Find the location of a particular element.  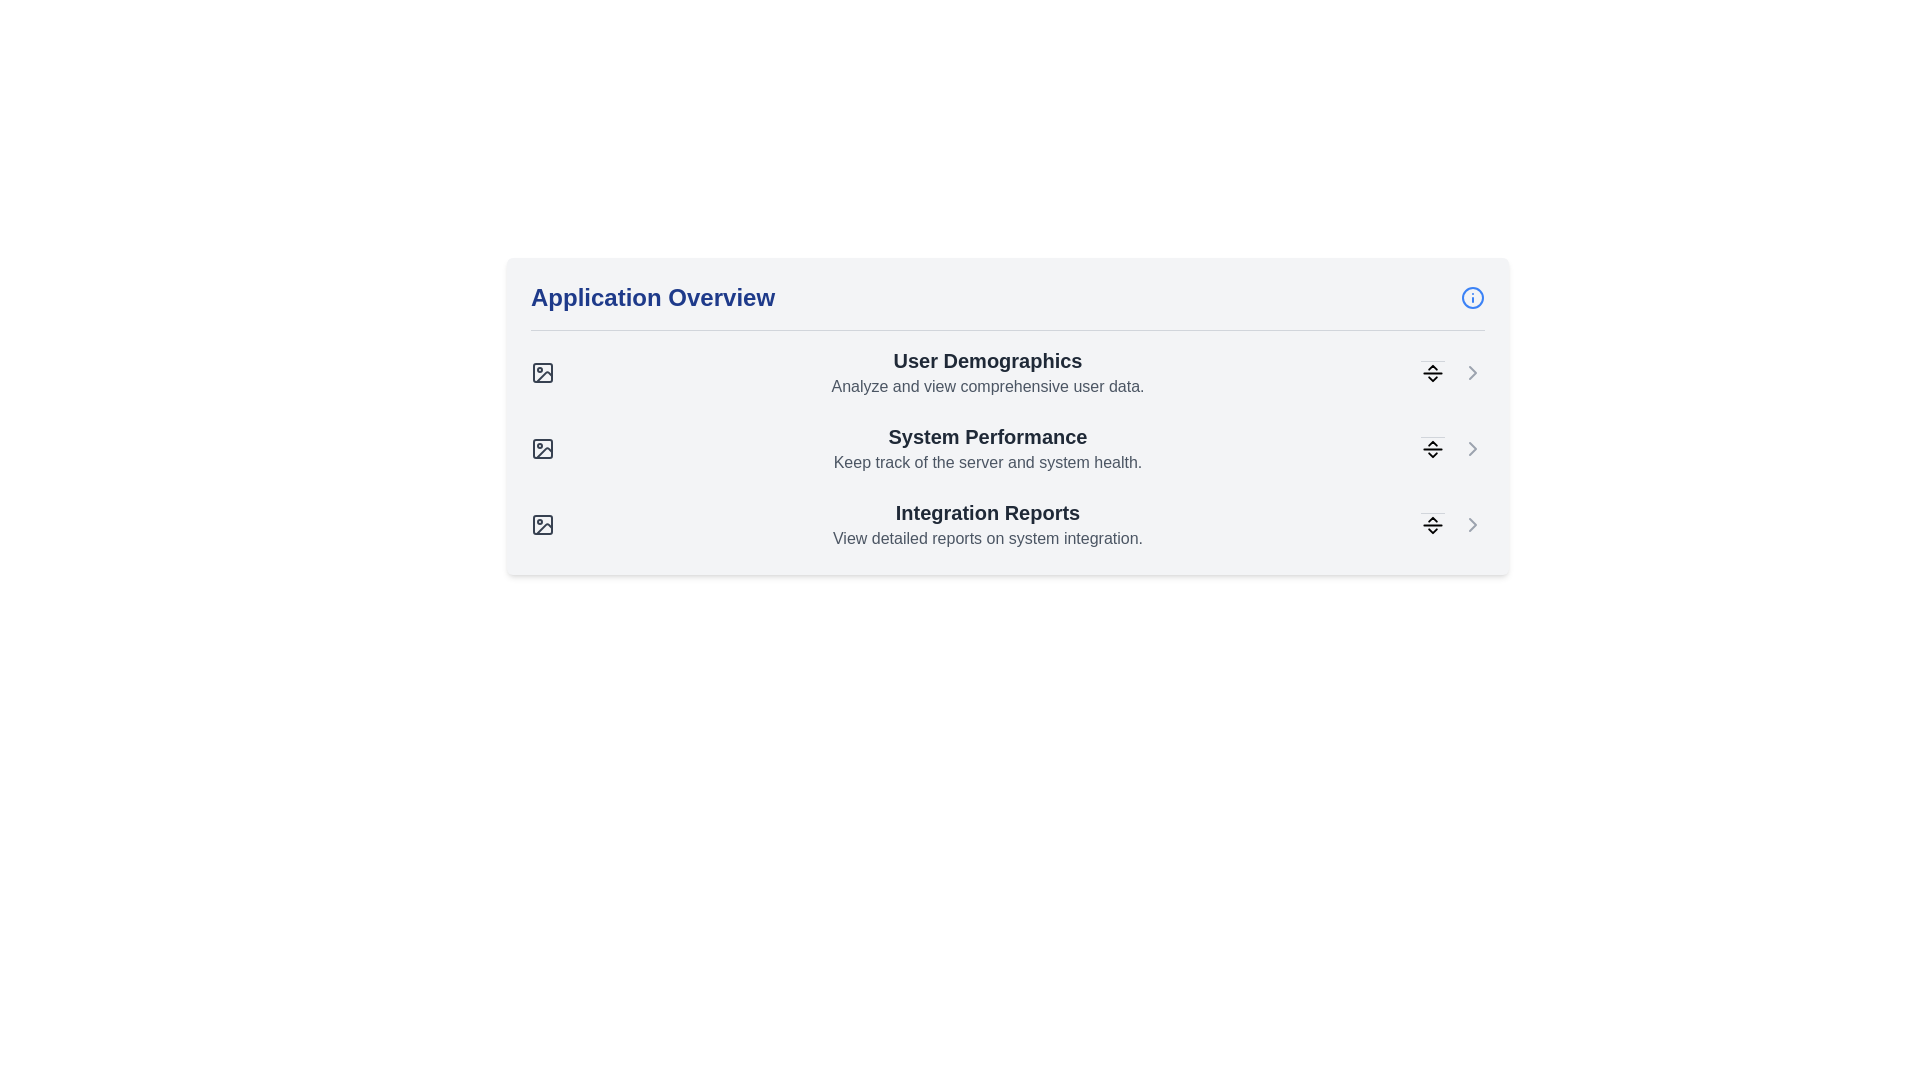

the user demographics icon, which is the first item in a vertical series of similar icons on the left side of the content layout is located at coordinates (542, 373).